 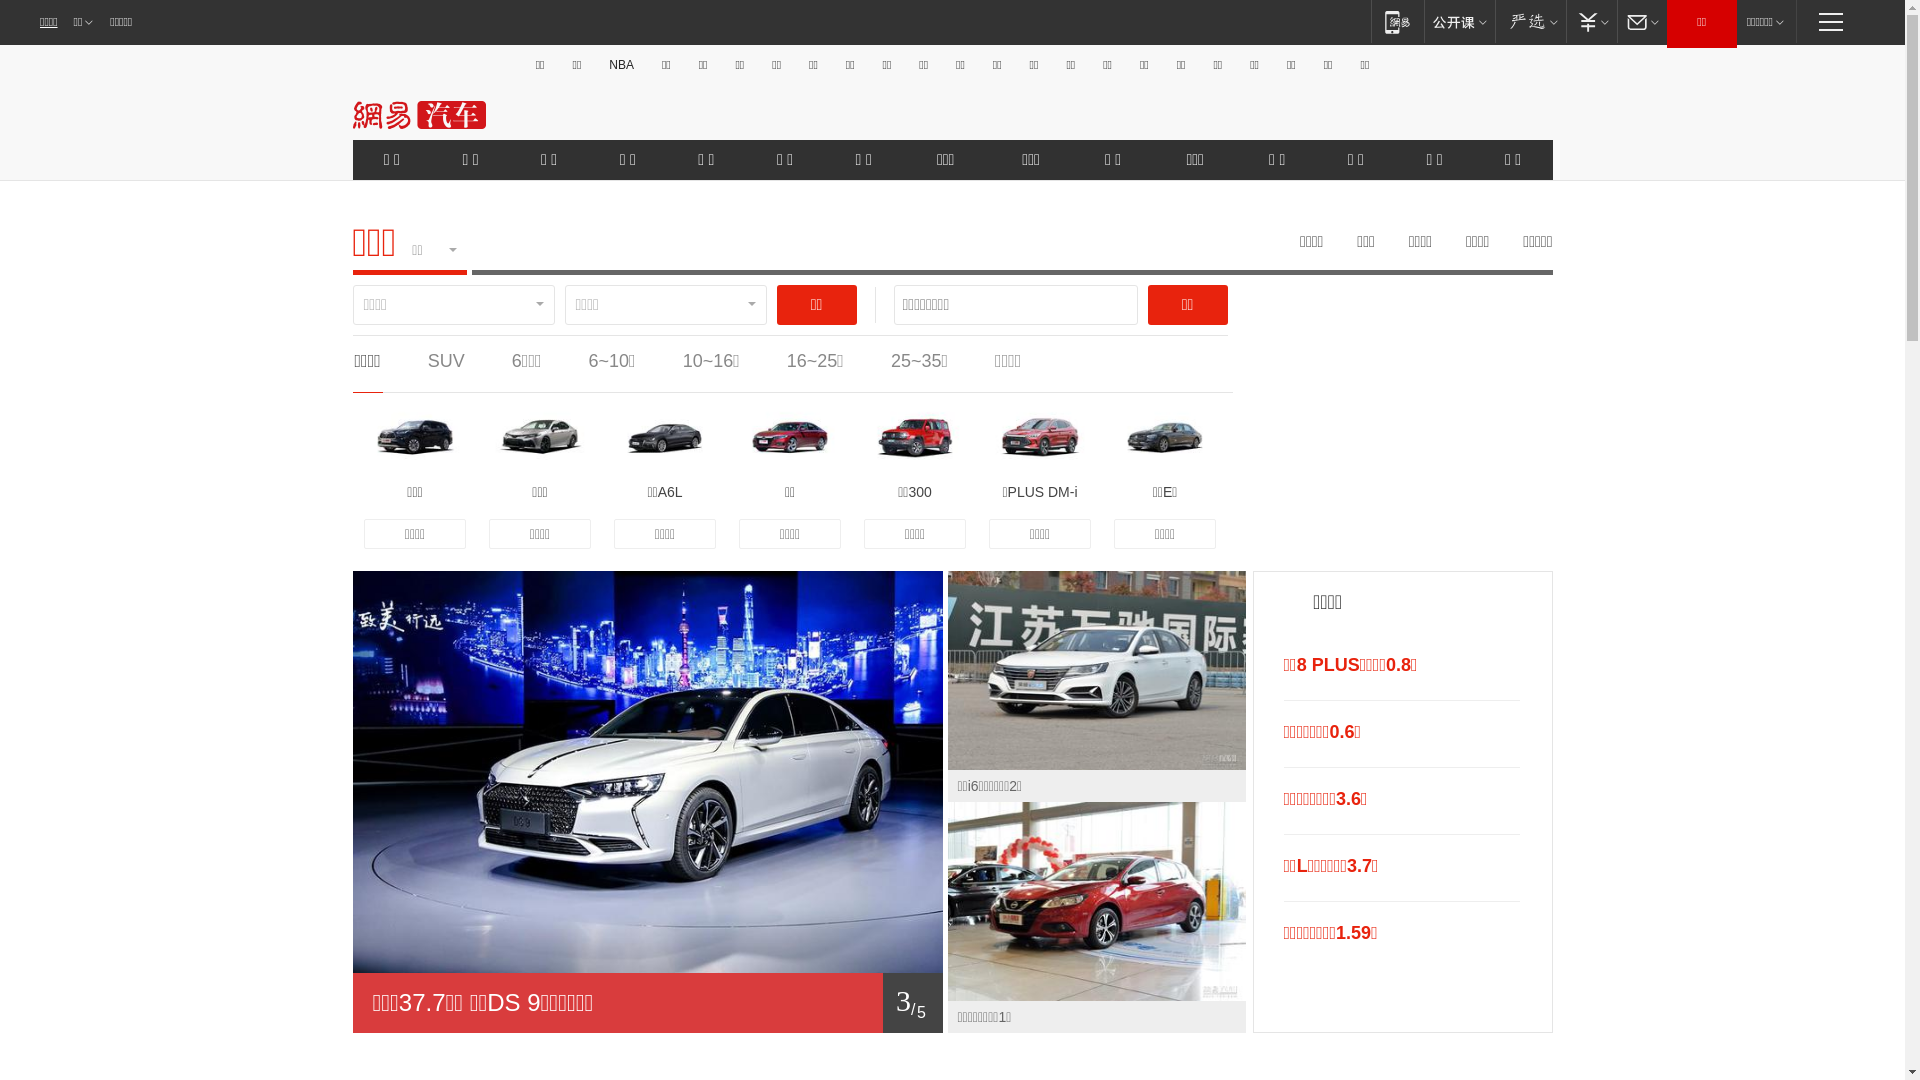 I want to click on 'SUV', so click(x=445, y=361).